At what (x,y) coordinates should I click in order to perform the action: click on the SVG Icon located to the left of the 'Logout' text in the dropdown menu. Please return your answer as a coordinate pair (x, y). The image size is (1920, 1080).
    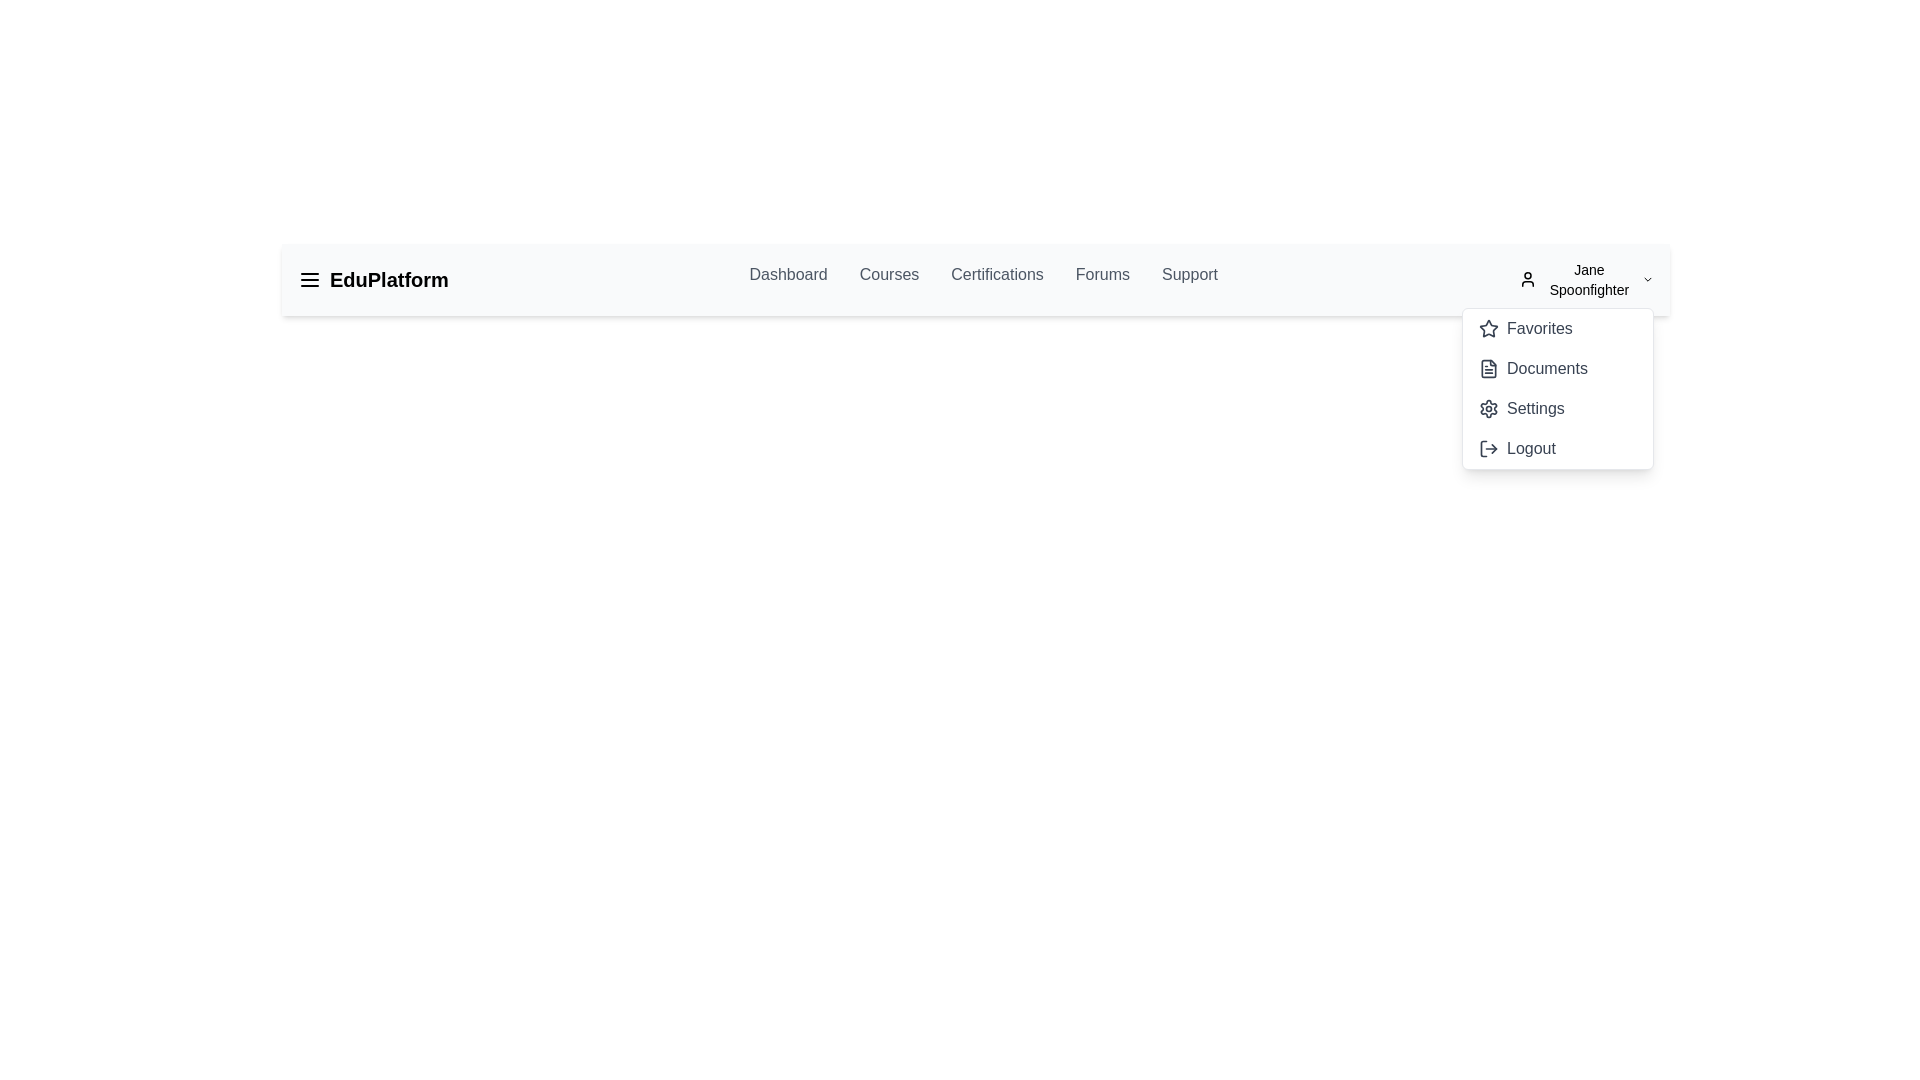
    Looking at the image, I should click on (1488, 447).